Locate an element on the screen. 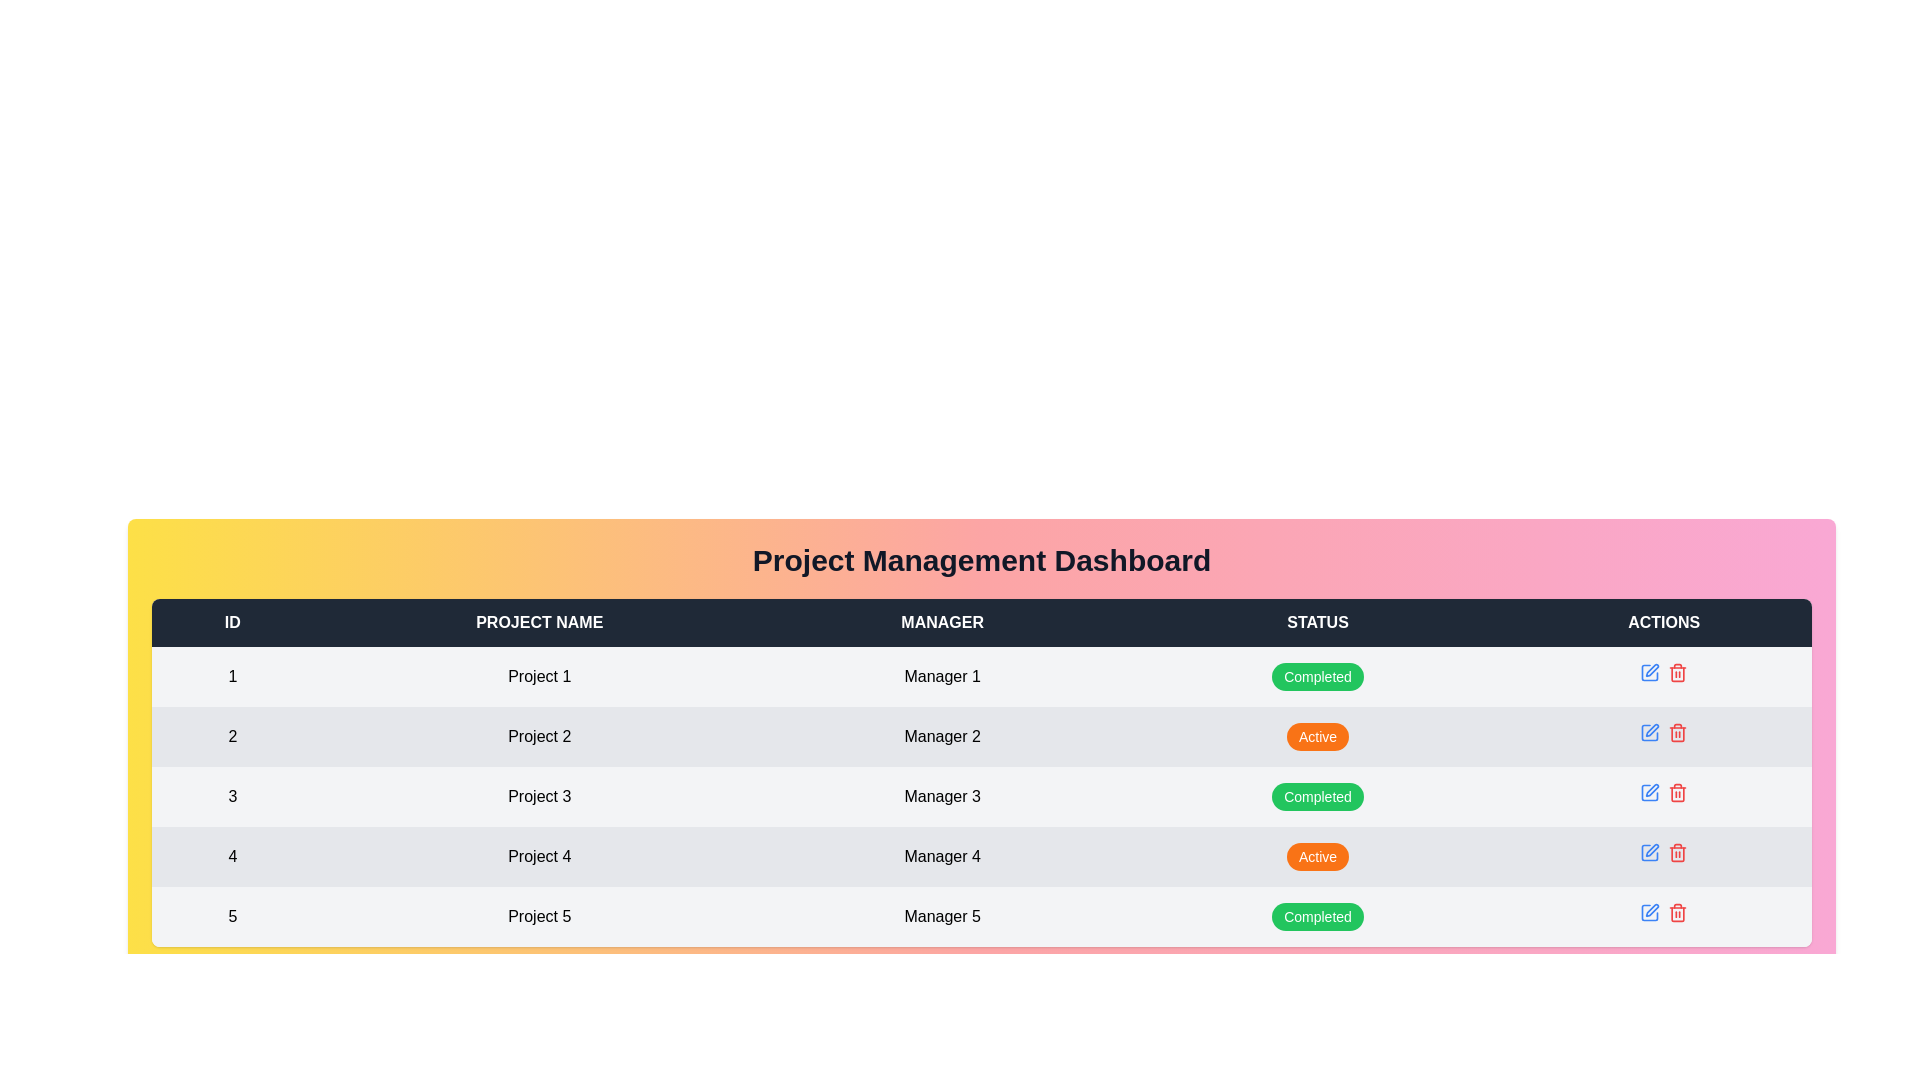  the status indicator button located in the 'STATUS' column of the fourth row of the project management dashboard table is located at coordinates (1318, 855).